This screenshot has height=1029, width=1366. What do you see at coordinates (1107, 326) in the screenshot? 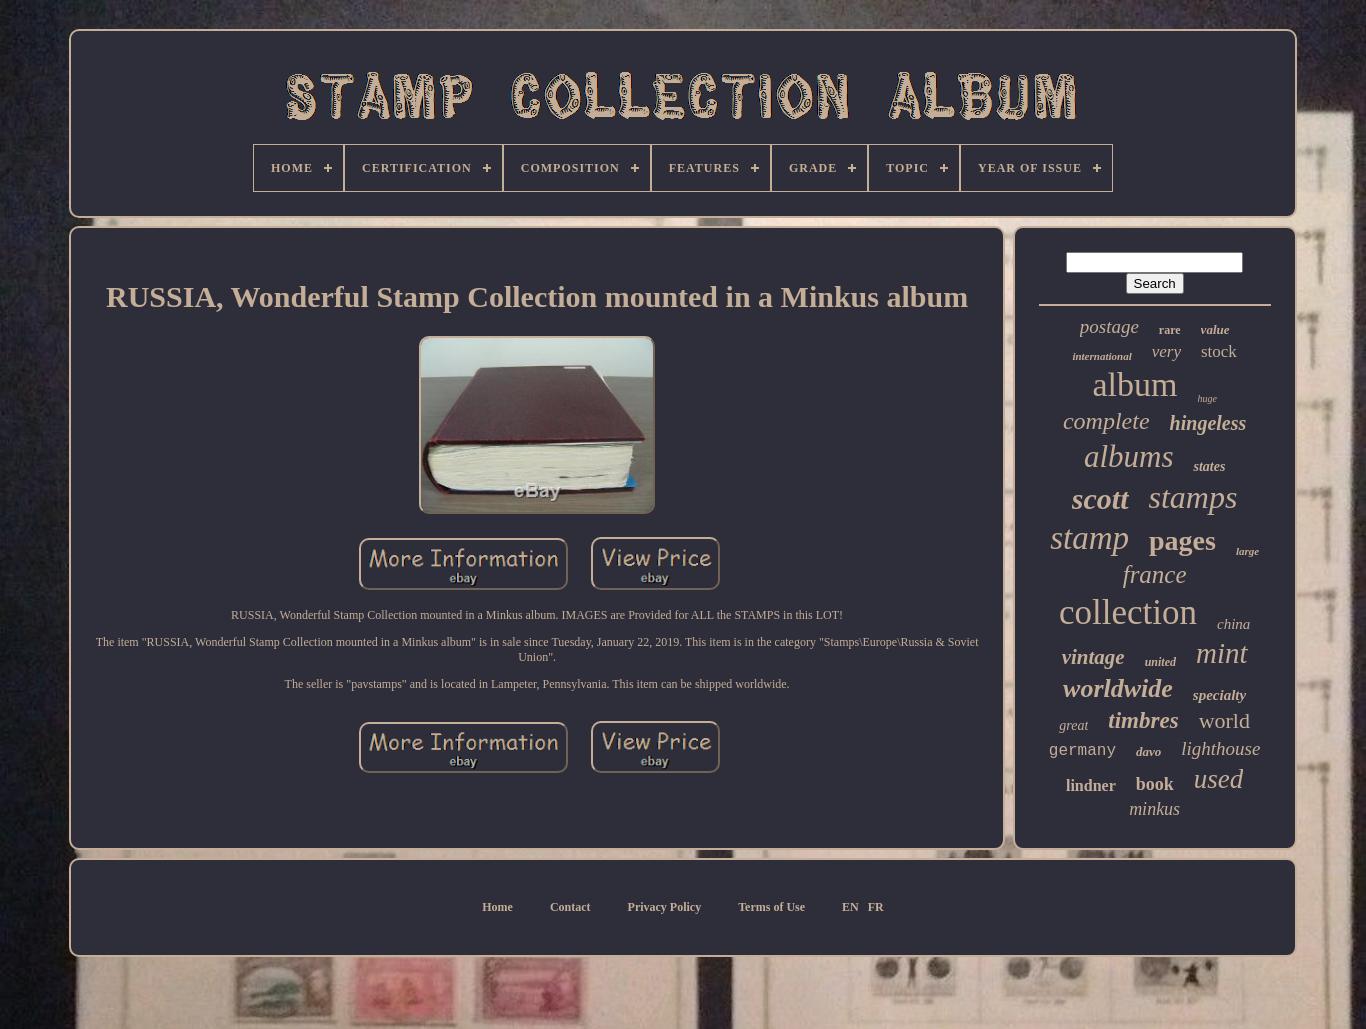
I see `'postage'` at bounding box center [1107, 326].